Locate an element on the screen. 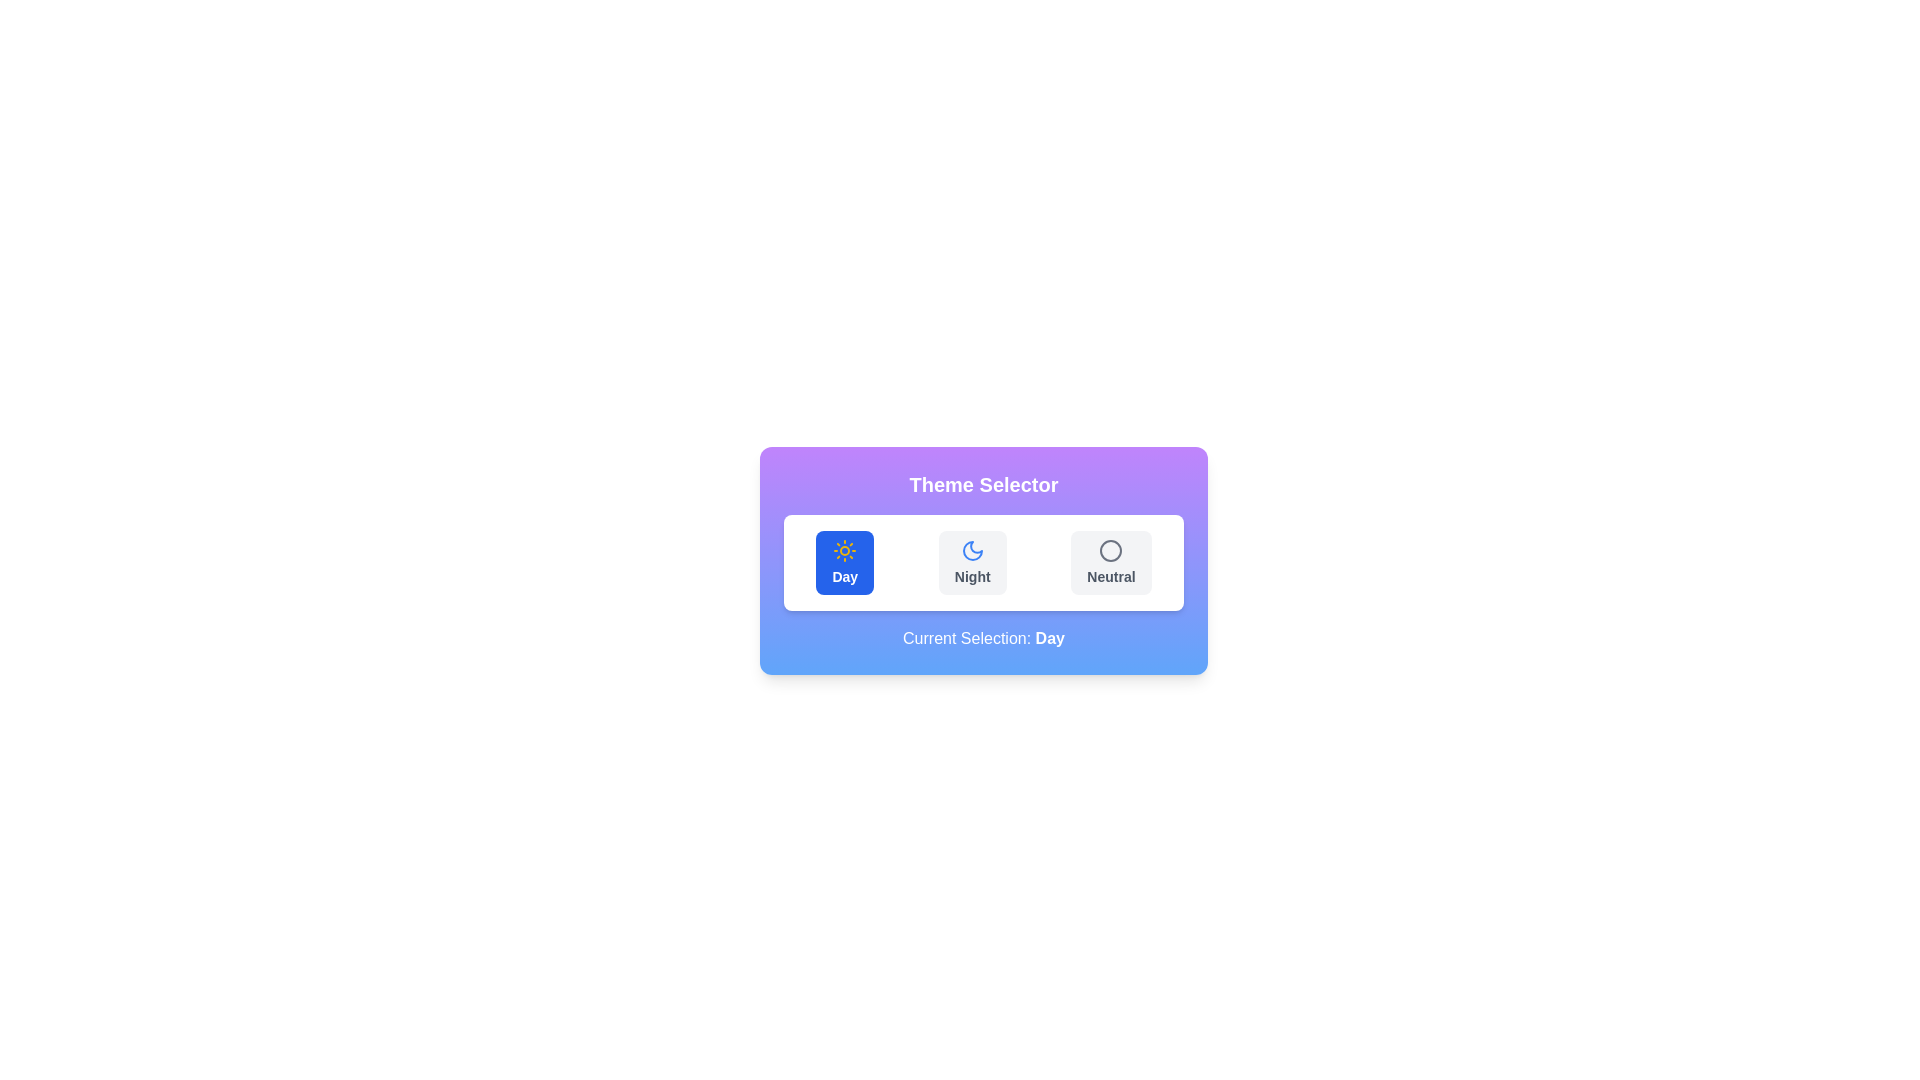 The height and width of the screenshot is (1080, 1920). the text label indicating the current selection in the theme selection interface, which shows 'Day' as the selected option is located at coordinates (1049, 638).